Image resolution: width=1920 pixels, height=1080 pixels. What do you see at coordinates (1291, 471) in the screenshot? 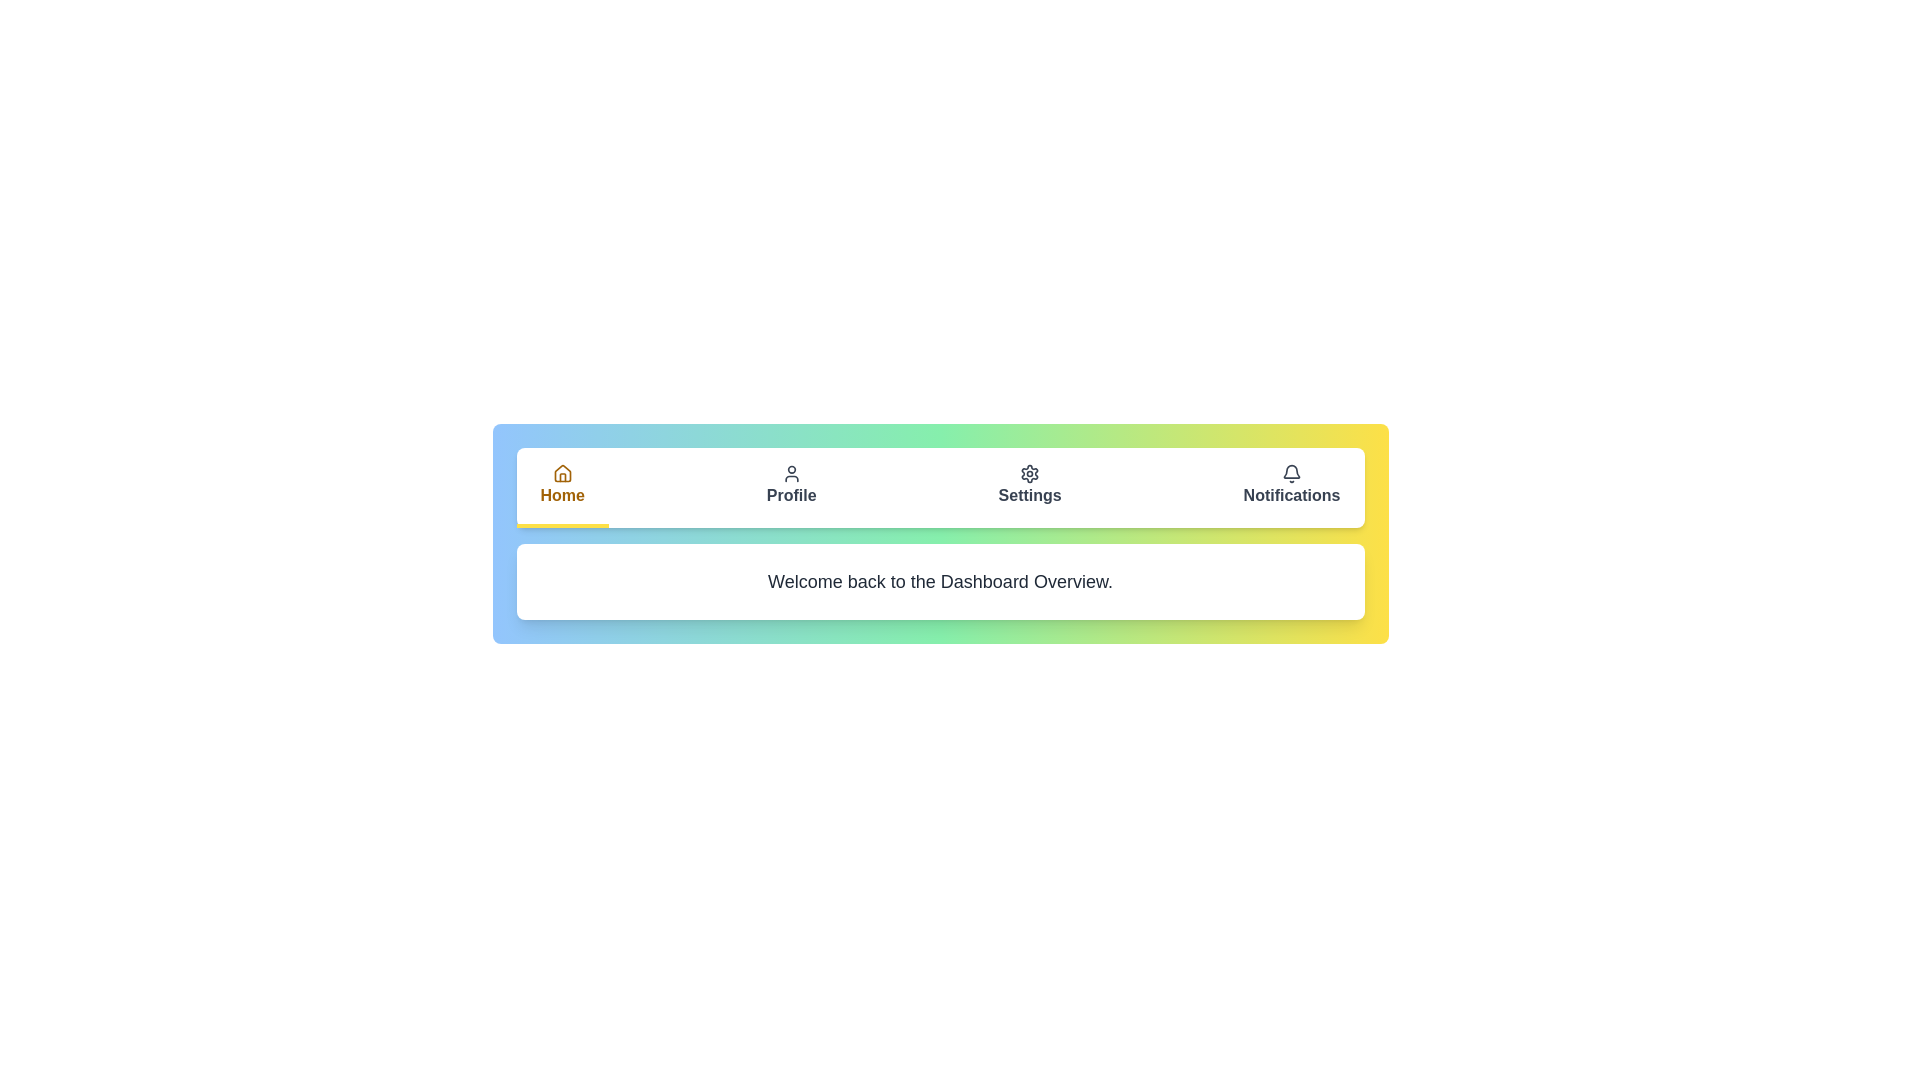
I see `the second graphical component of the bell icon representing the notifications indicator located in the Notifications section of the top navigation bar` at bounding box center [1291, 471].